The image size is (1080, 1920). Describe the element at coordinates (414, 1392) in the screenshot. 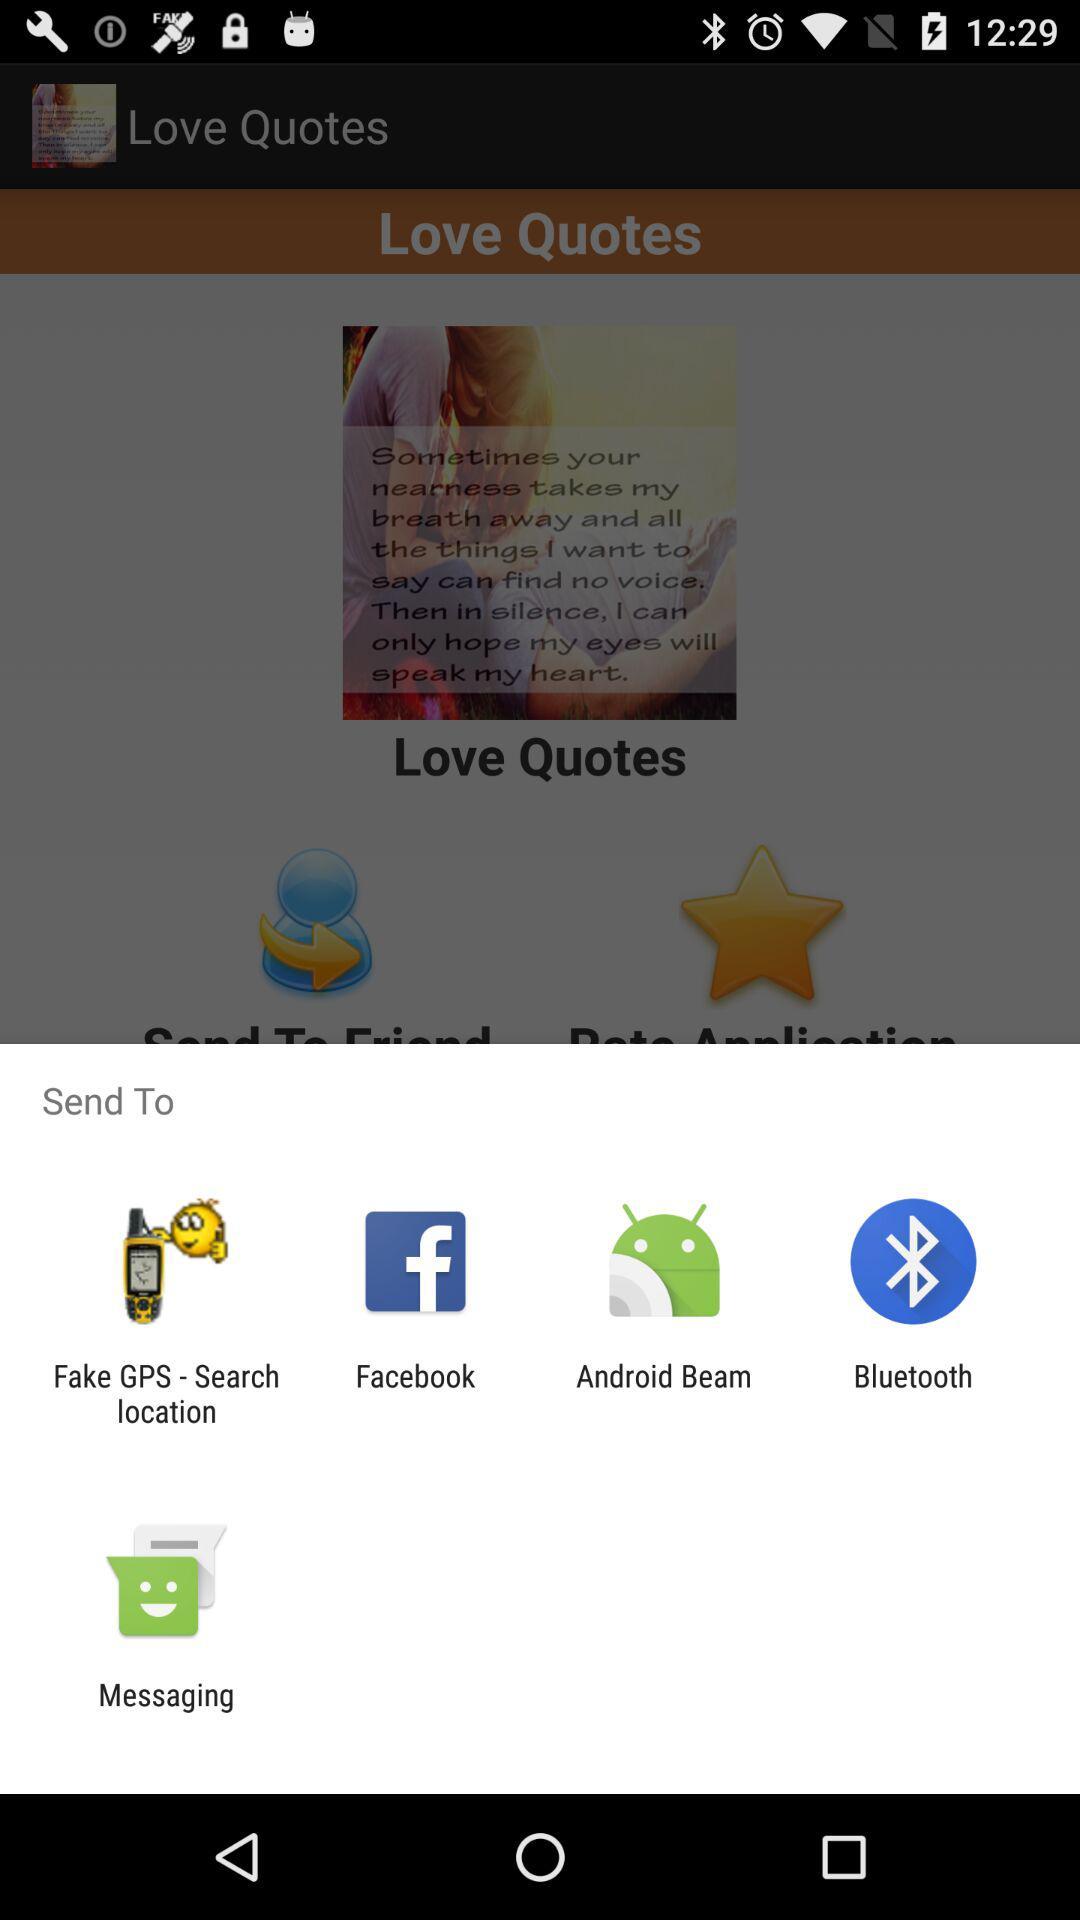

I see `the app to the right of the fake gps search` at that location.